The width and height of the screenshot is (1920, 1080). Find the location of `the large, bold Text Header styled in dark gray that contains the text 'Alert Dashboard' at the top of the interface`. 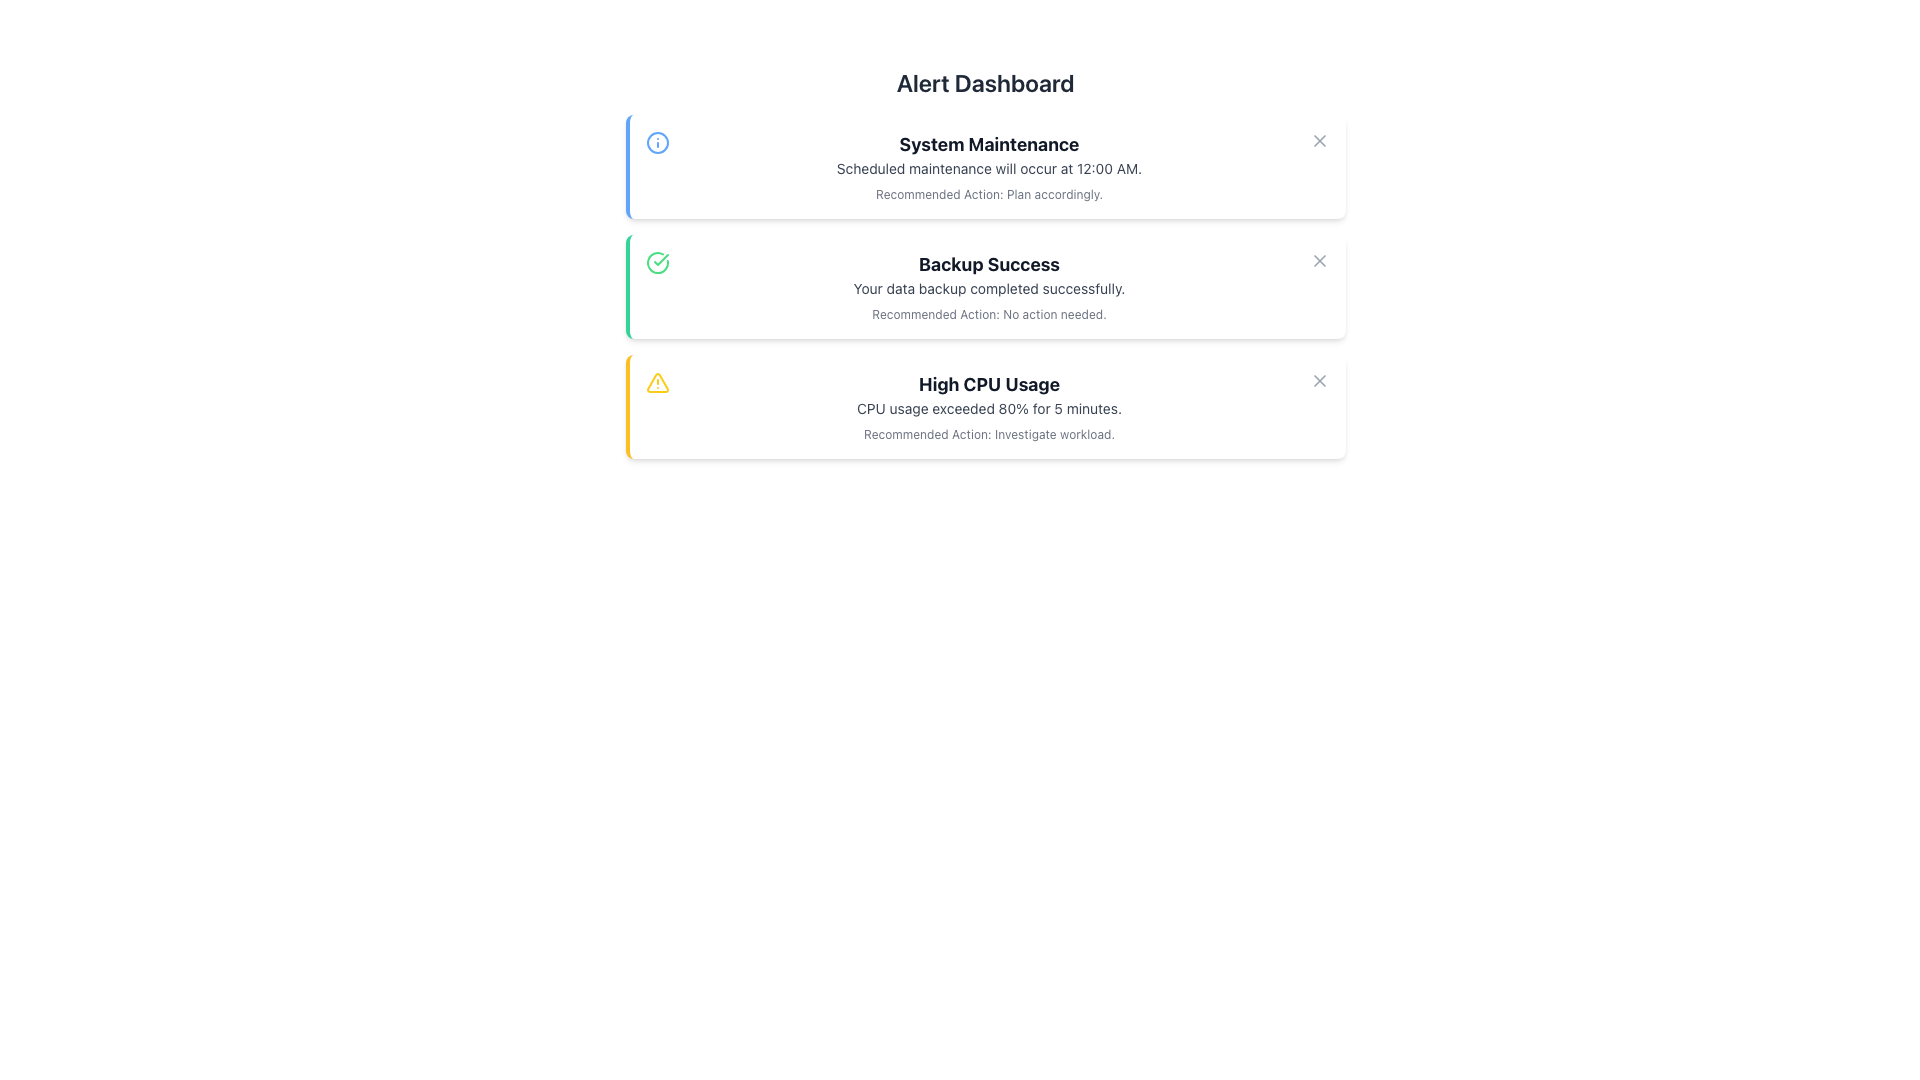

the large, bold Text Header styled in dark gray that contains the text 'Alert Dashboard' at the top of the interface is located at coordinates (985, 82).